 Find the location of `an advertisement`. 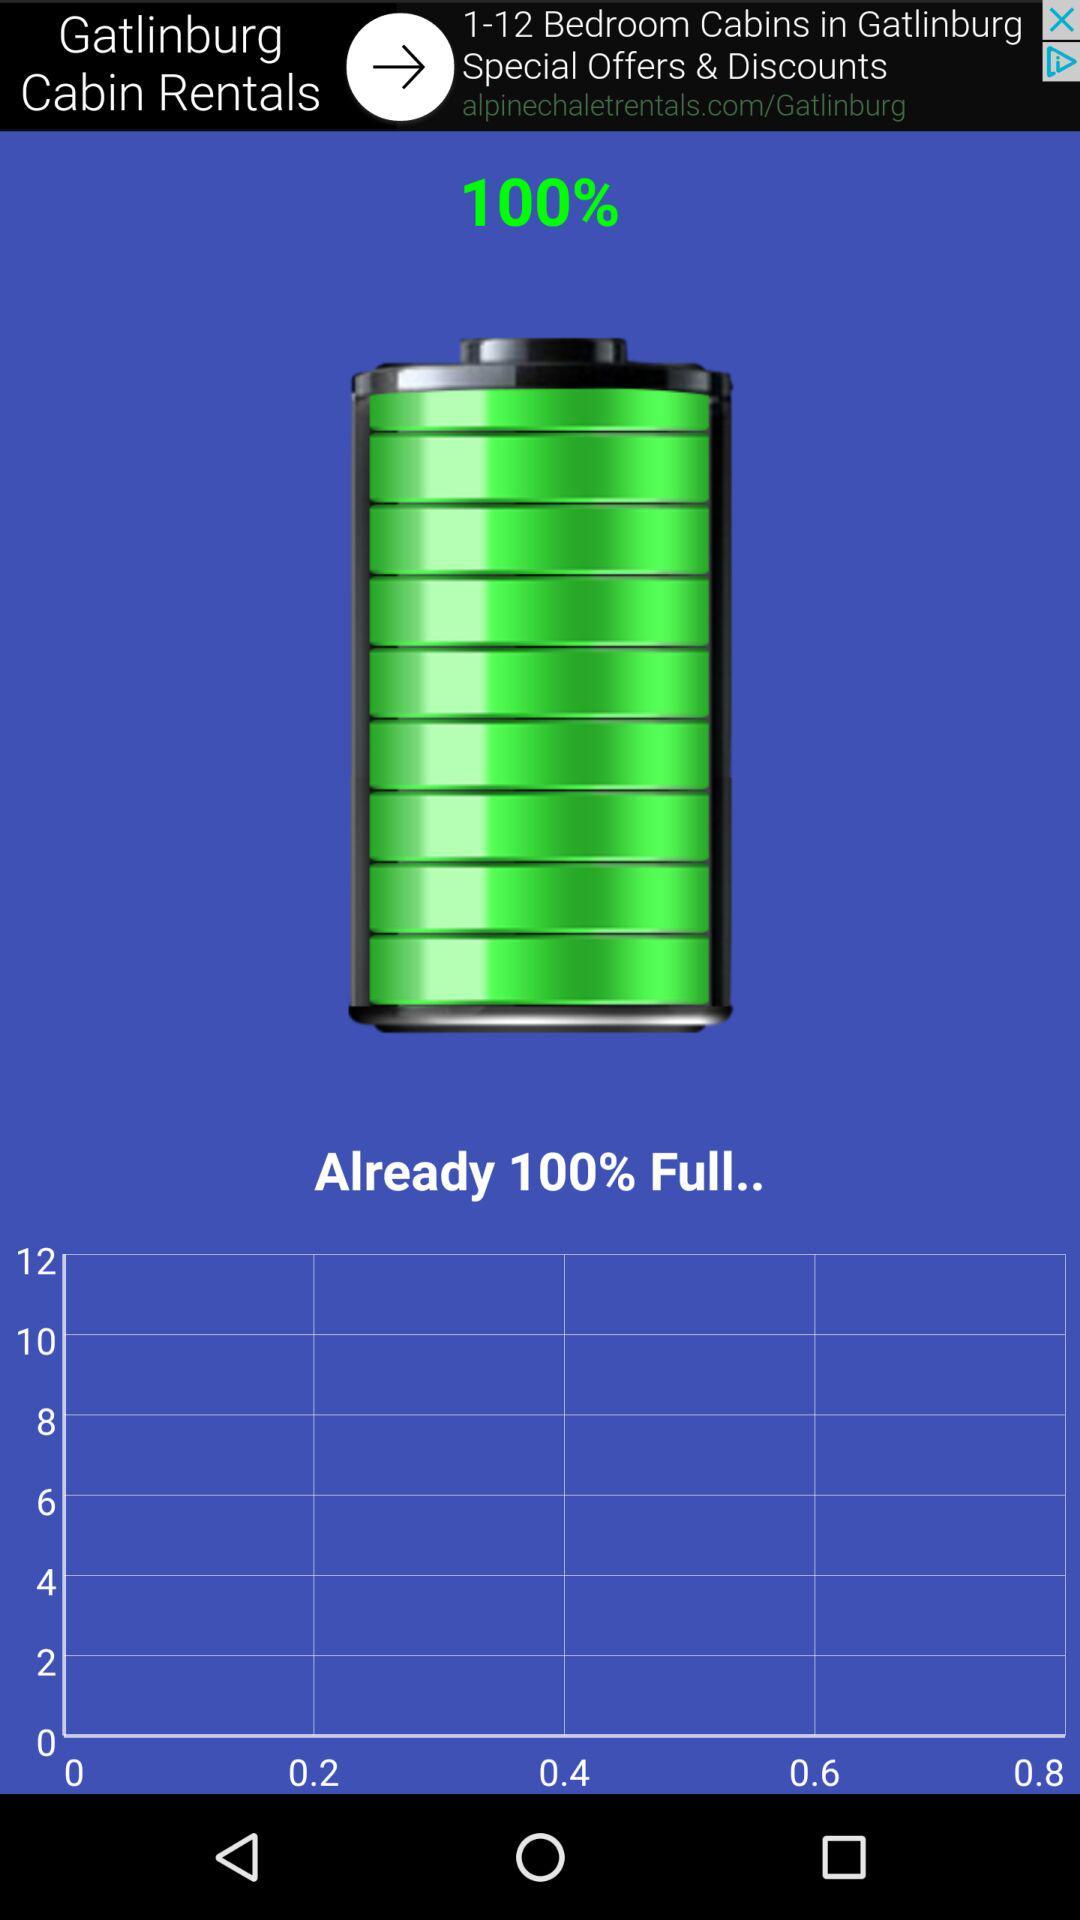

an advertisement is located at coordinates (540, 65).